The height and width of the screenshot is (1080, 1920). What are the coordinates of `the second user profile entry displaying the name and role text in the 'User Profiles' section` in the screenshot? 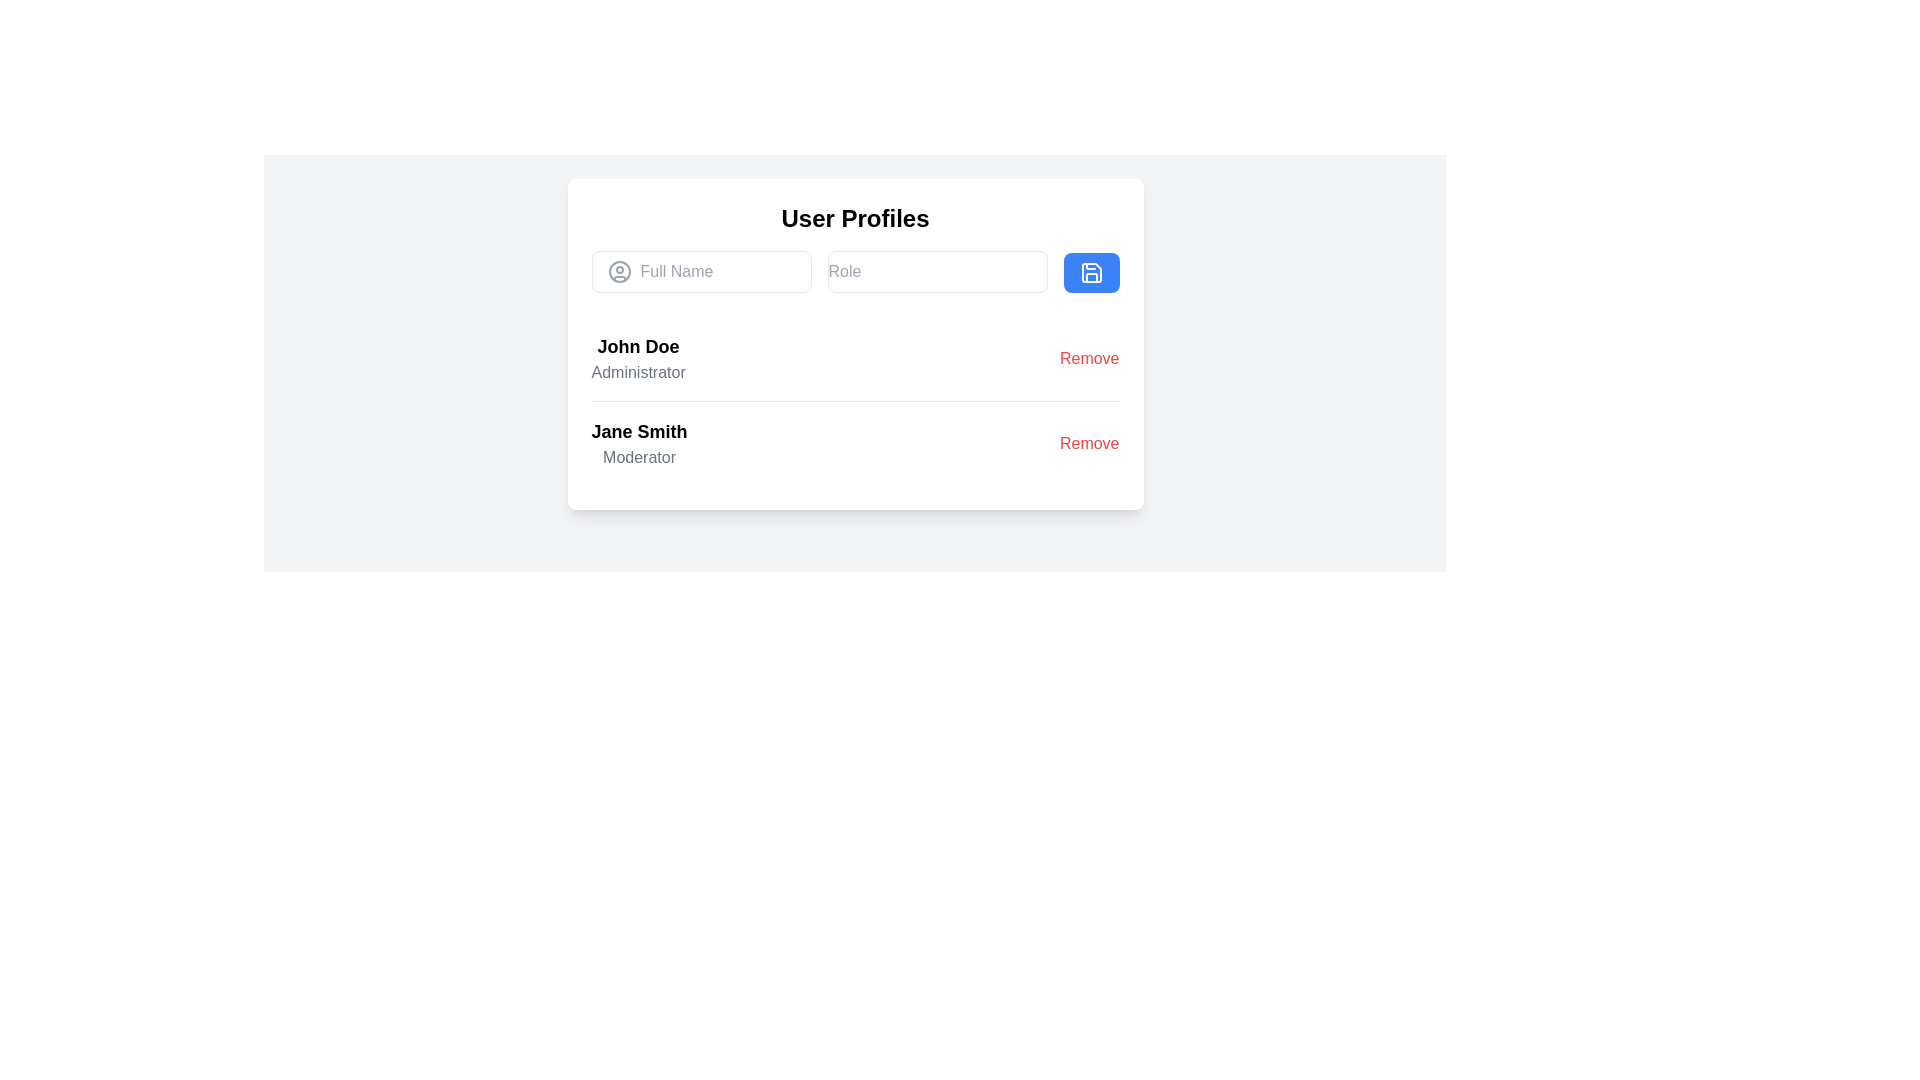 It's located at (638, 442).